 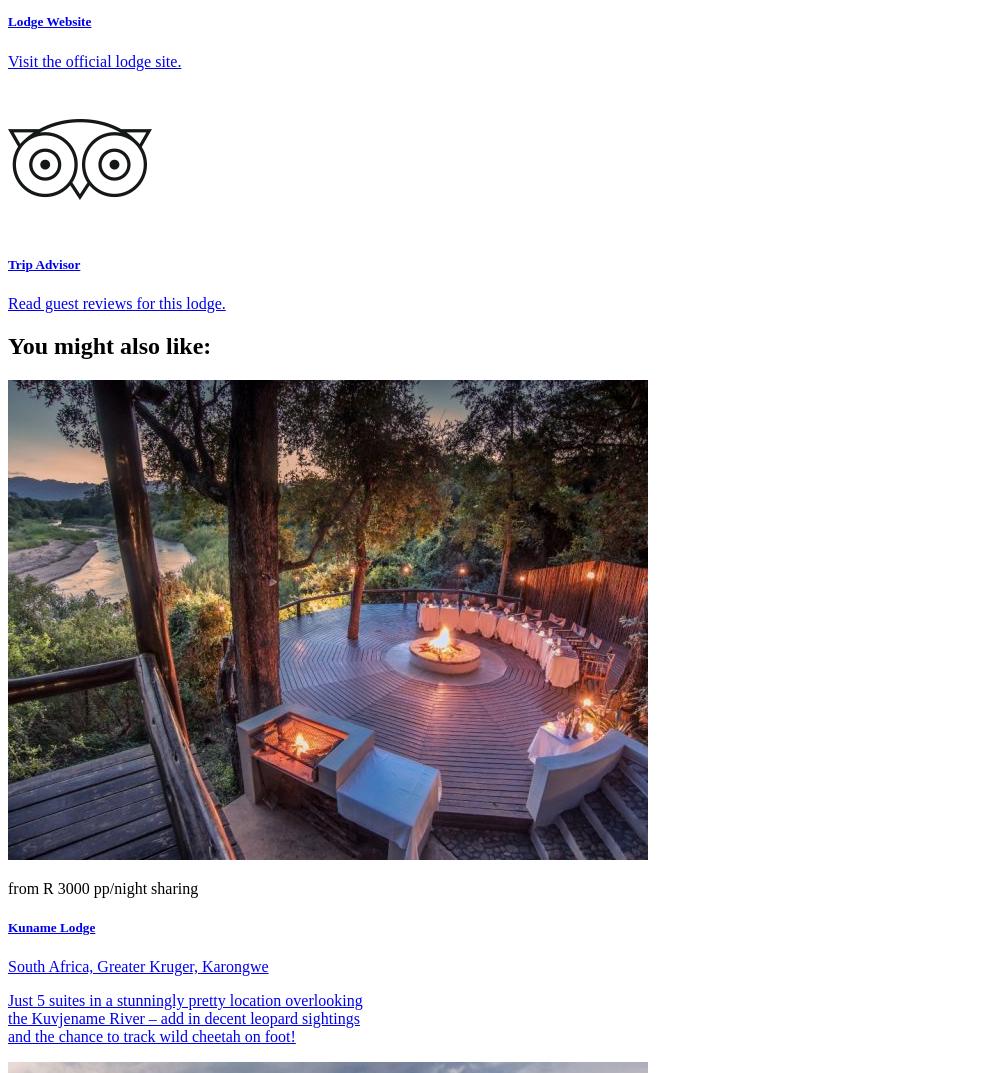 I want to click on 'South Africa, Greater Kruger, Karongwe', so click(x=138, y=965).